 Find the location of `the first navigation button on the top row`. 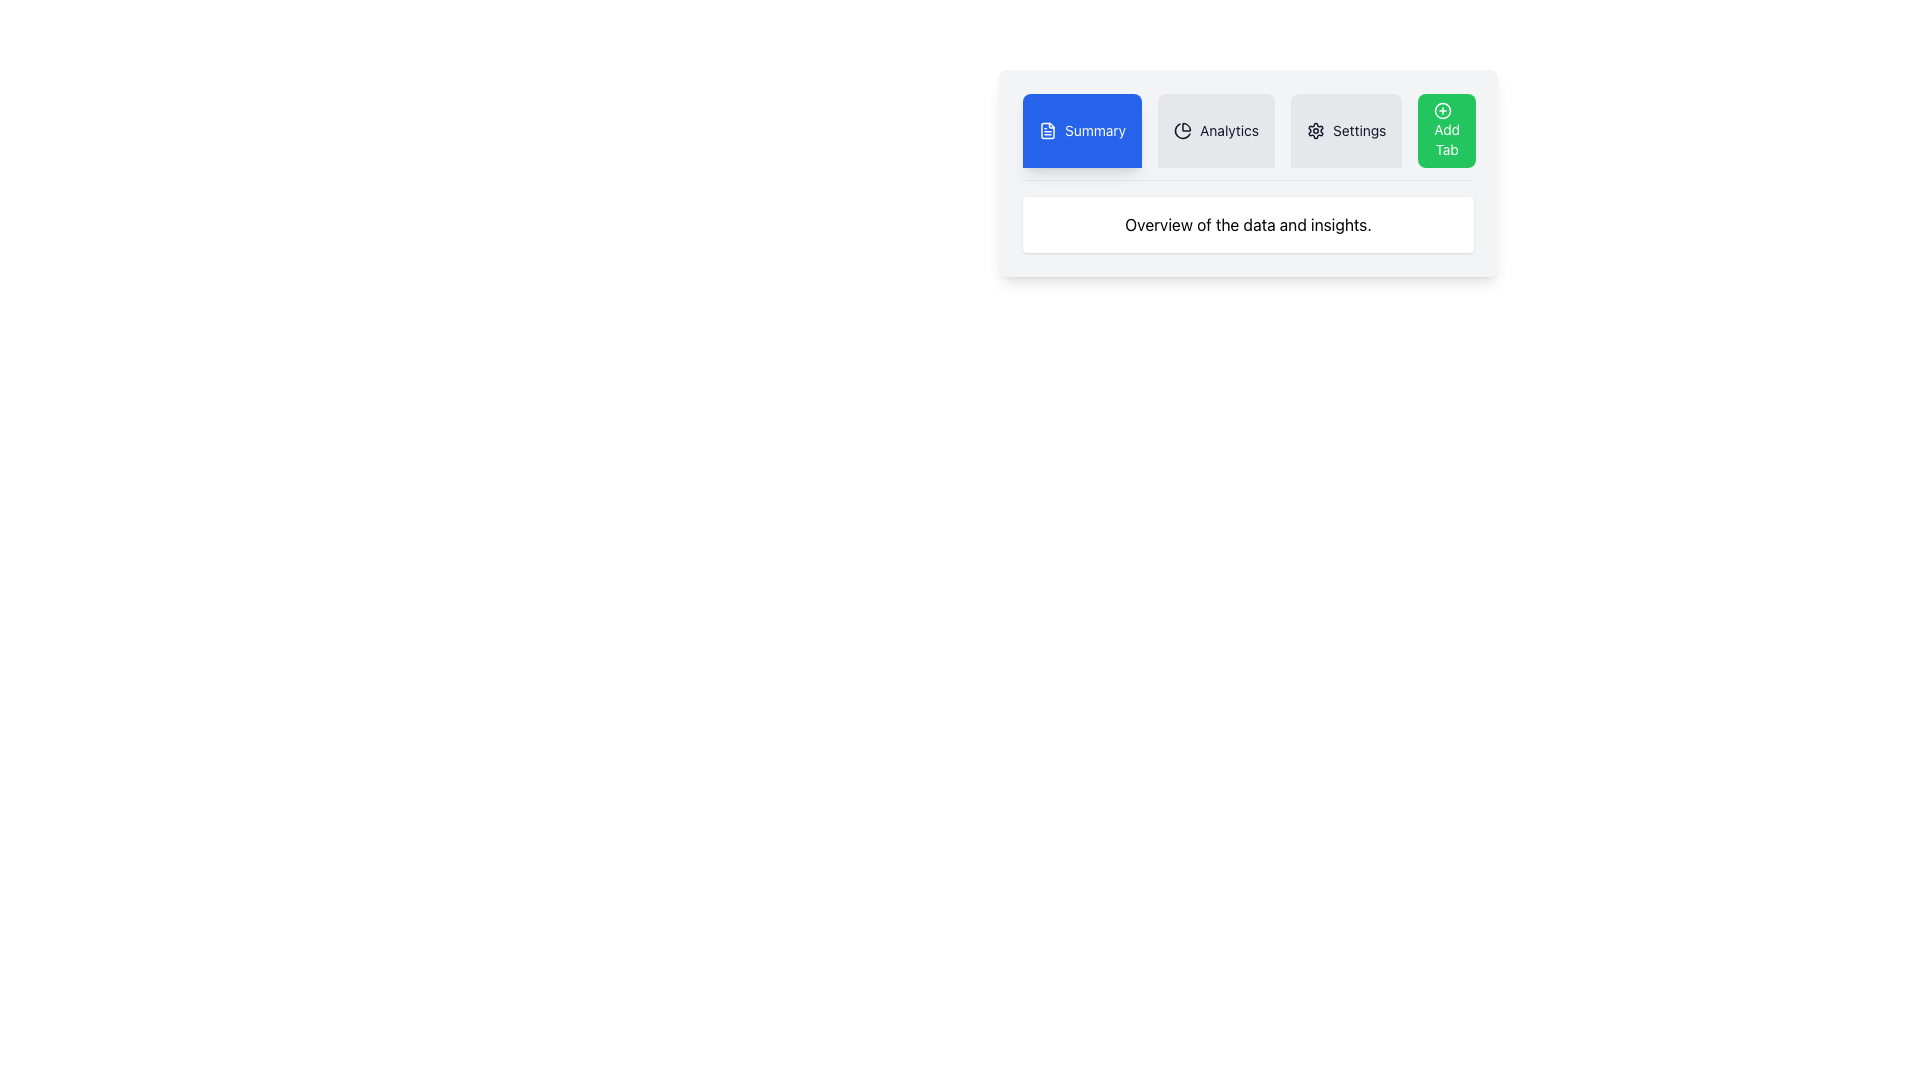

the first navigation button on the top row is located at coordinates (1081, 131).